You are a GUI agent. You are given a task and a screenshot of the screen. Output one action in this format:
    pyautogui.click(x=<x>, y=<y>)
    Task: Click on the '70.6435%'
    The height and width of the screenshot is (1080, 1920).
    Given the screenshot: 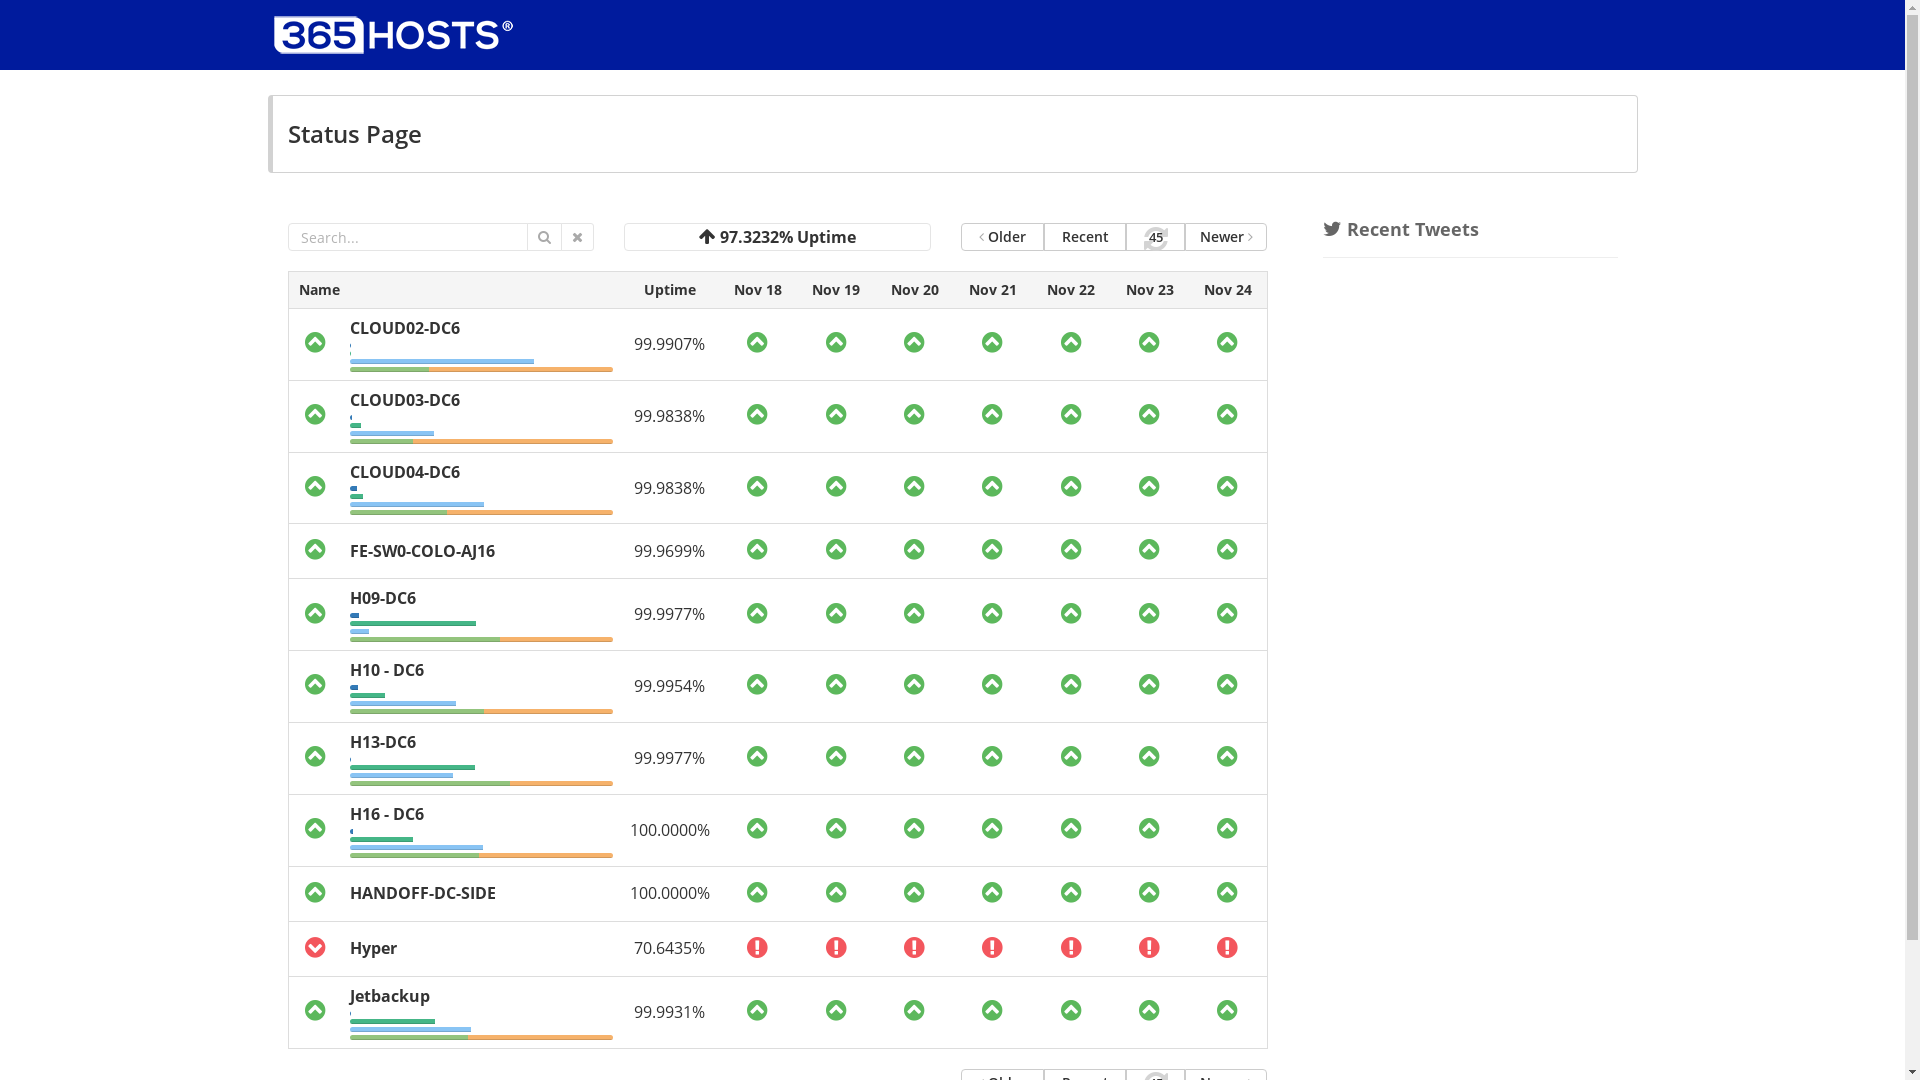 What is the action you would take?
    pyautogui.click(x=669, y=947)
    